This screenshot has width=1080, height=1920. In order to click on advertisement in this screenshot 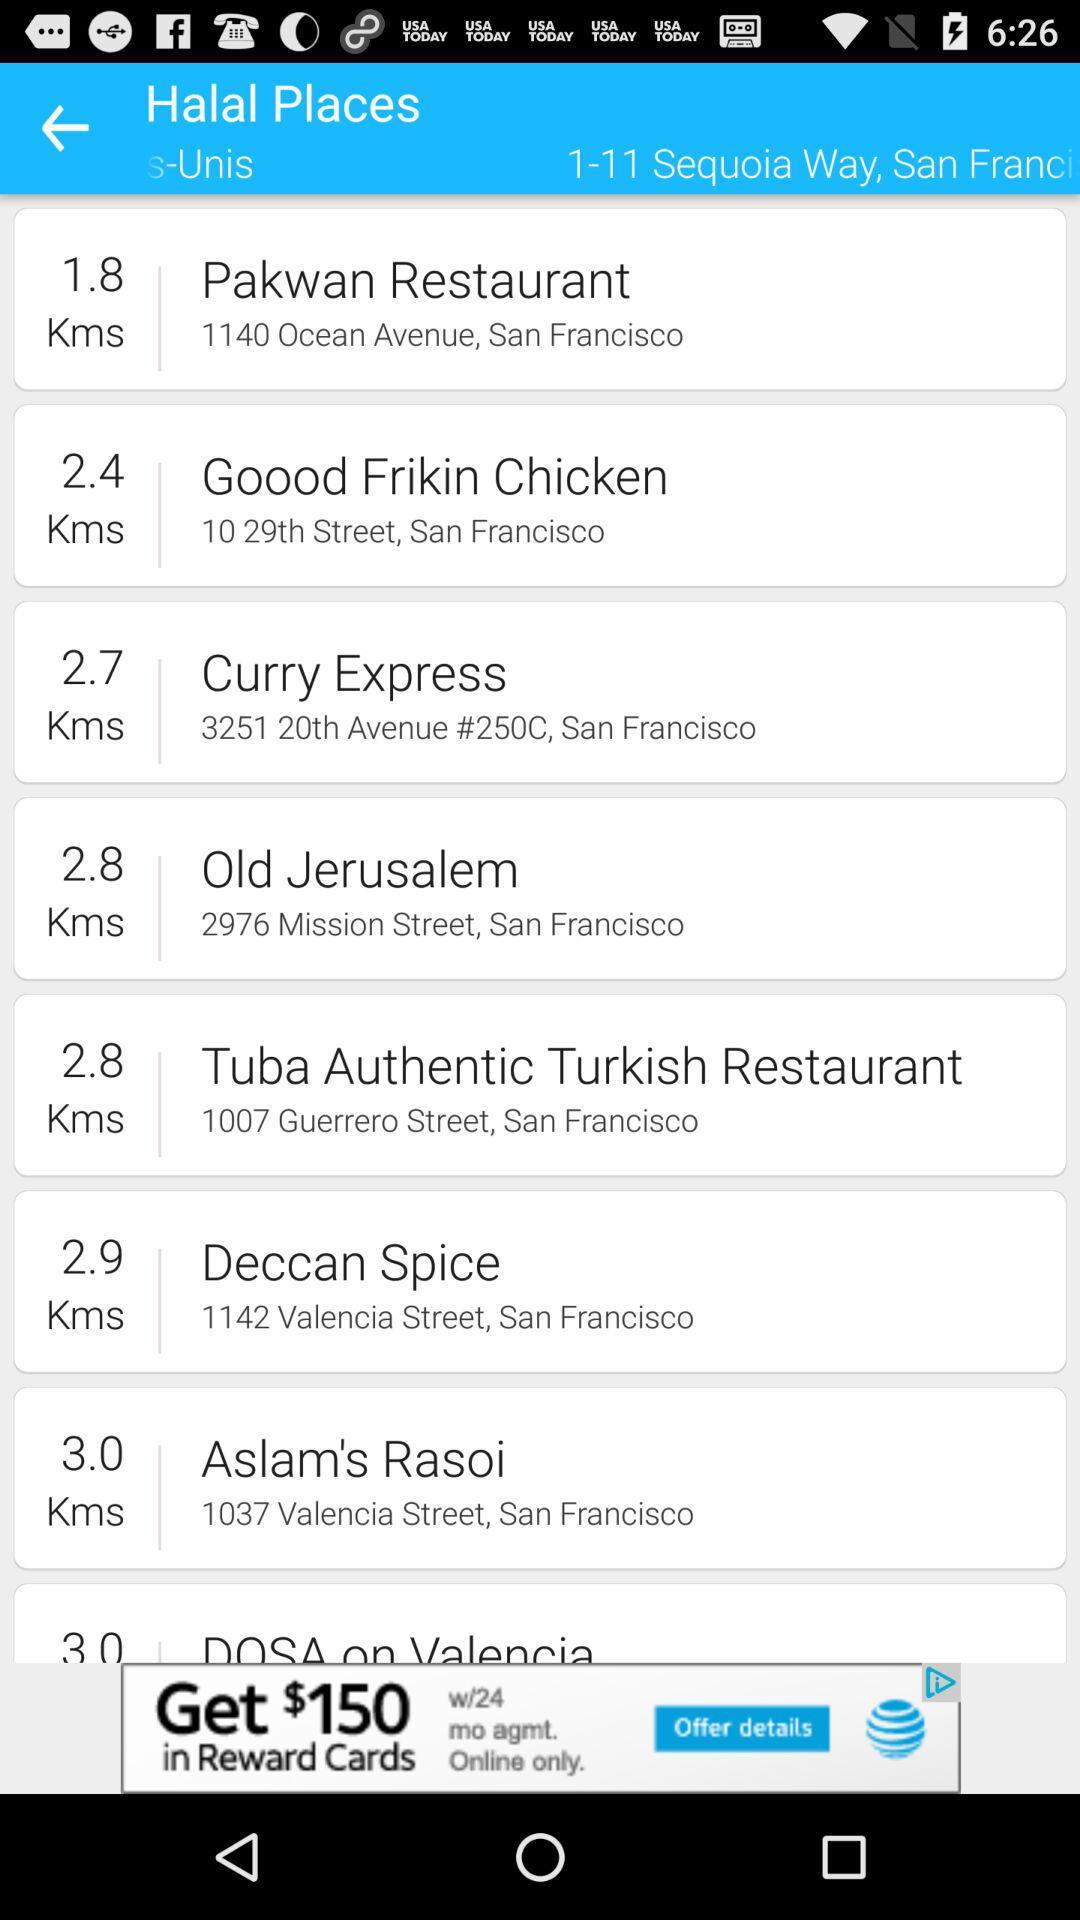, I will do `click(540, 1727)`.